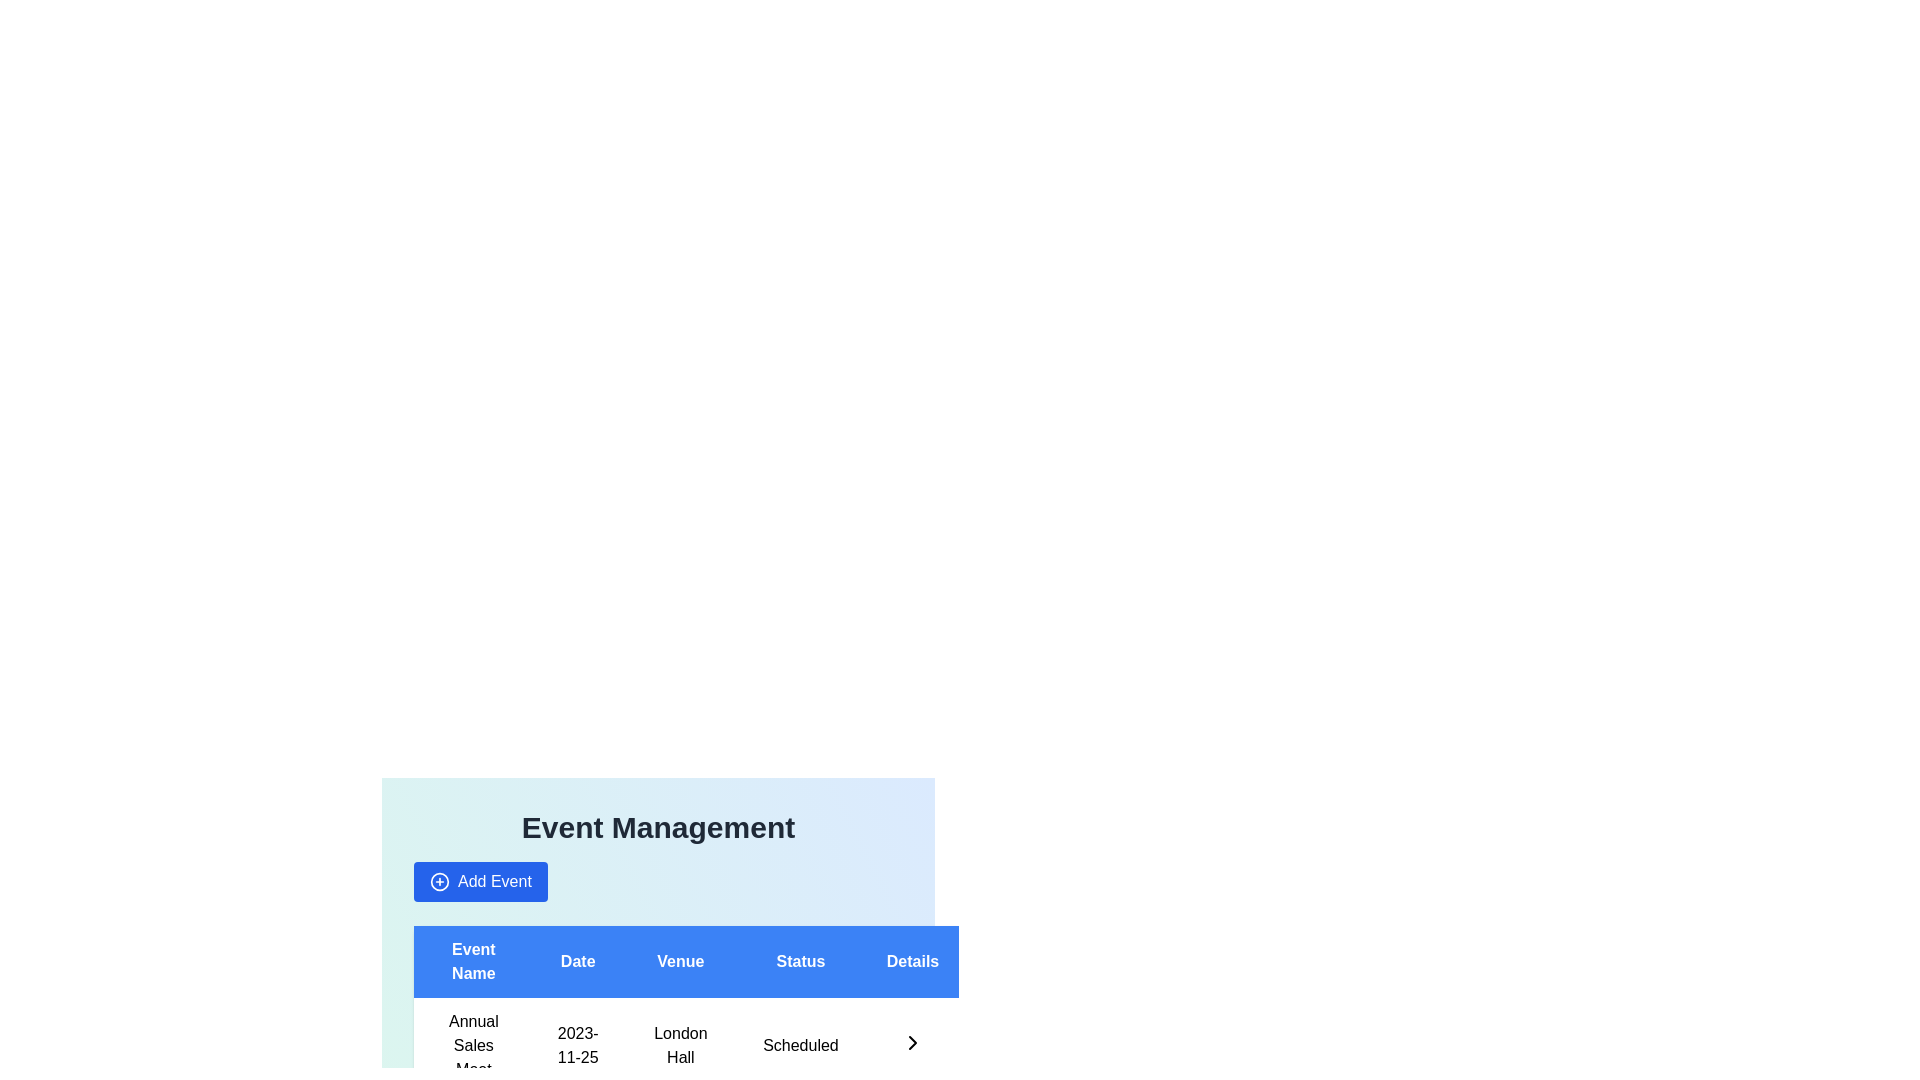  Describe the element at coordinates (680, 960) in the screenshot. I see `the 'Venue' label which is the third item in a horizontal row of five buttons, positioned between 'Date' and 'Status'` at that location.